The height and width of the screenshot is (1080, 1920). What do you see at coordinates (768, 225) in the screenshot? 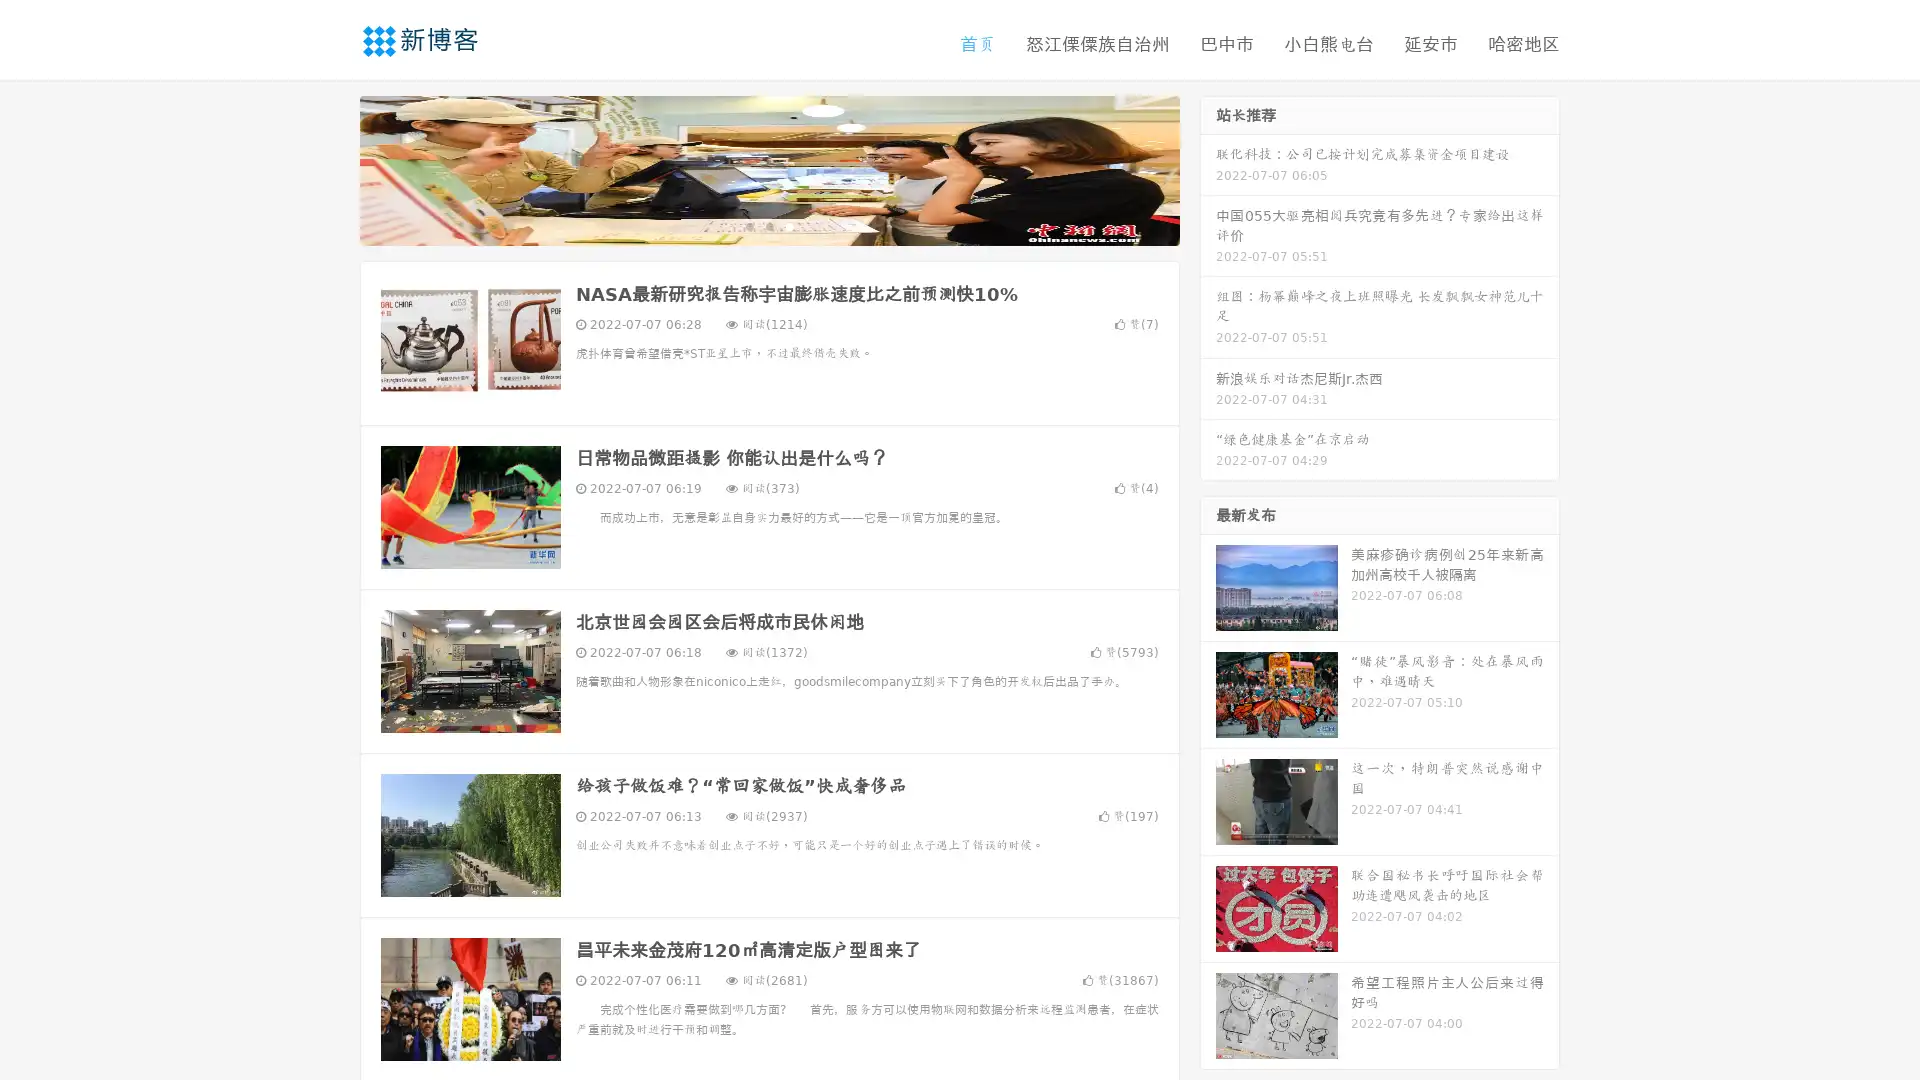
I see `Go to slide 2` at bounding box center [768, 225].